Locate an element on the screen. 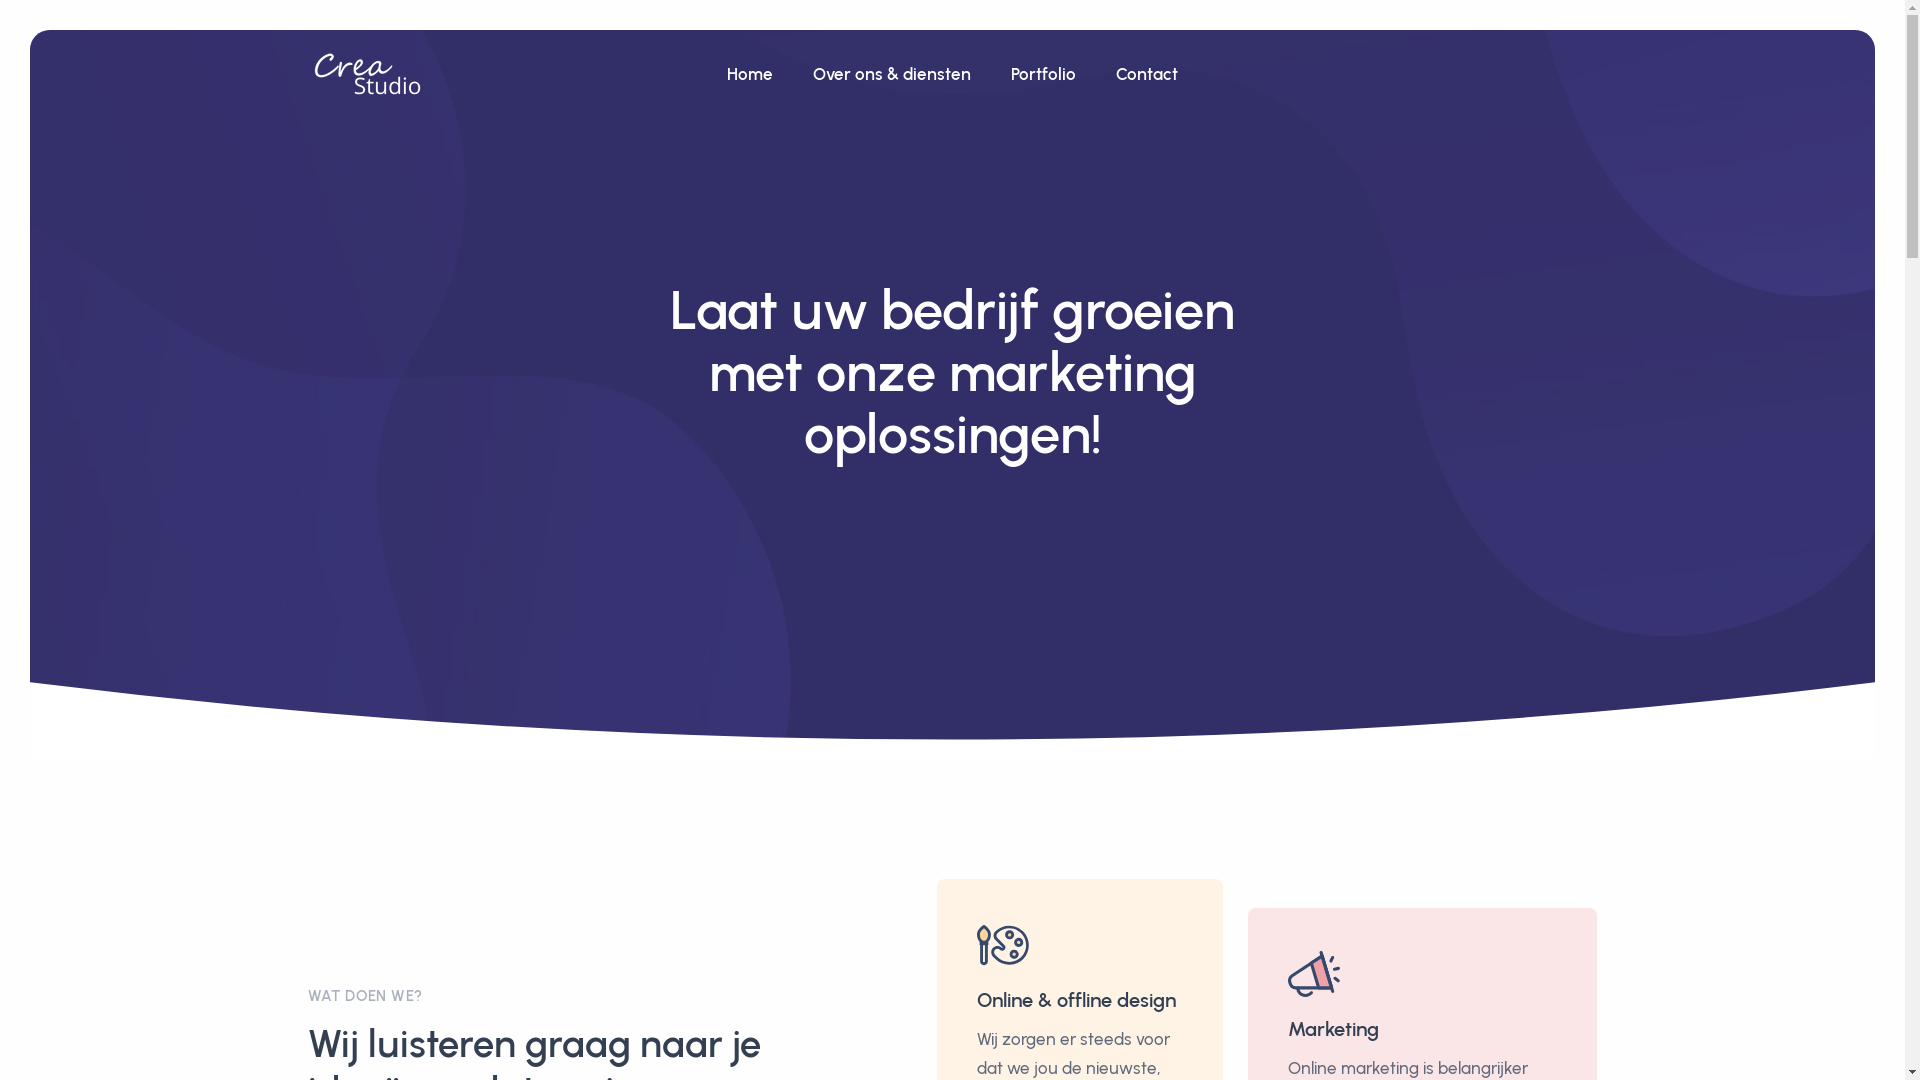 The image size is (1920, 1080). 'Portfolio' is located at coordinates (1042, 73).